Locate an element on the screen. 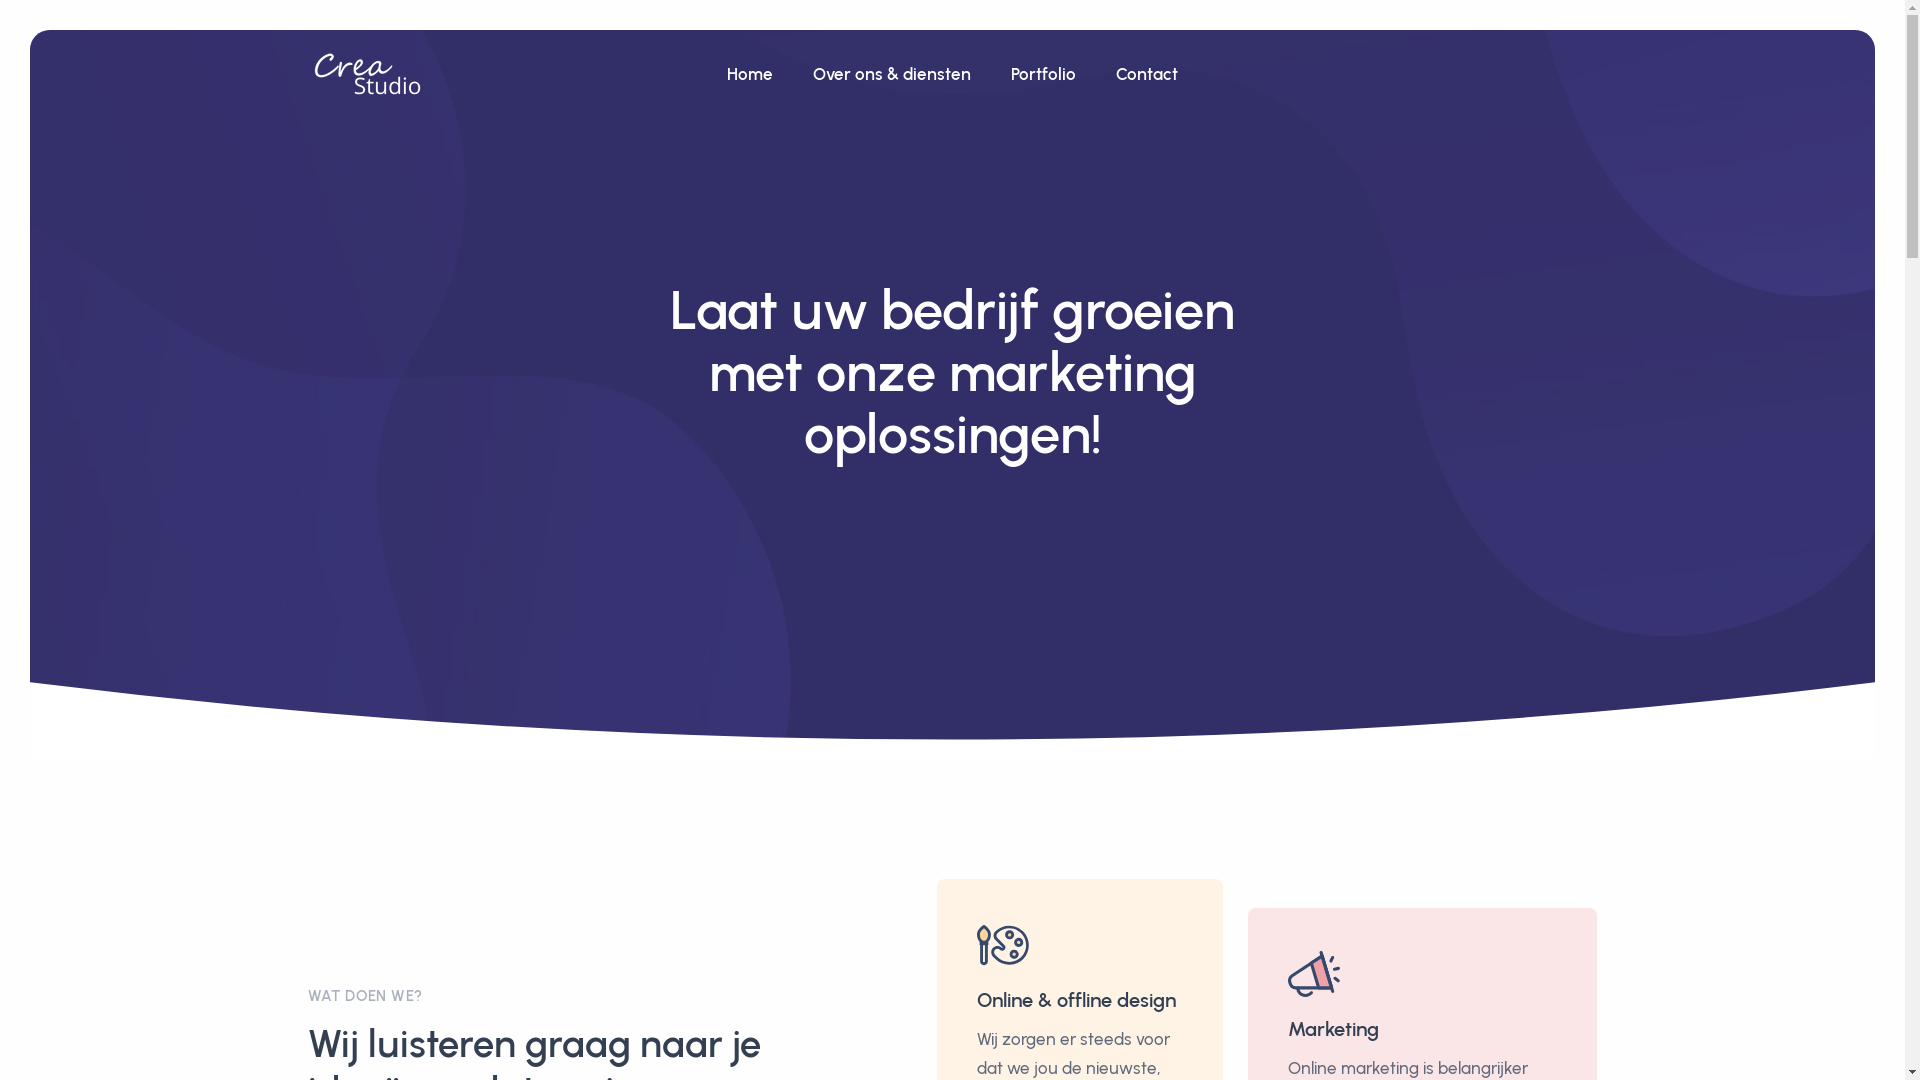 The image size is (1920, 1080). 'Portfolio' is located at coordinates (1042, 73).